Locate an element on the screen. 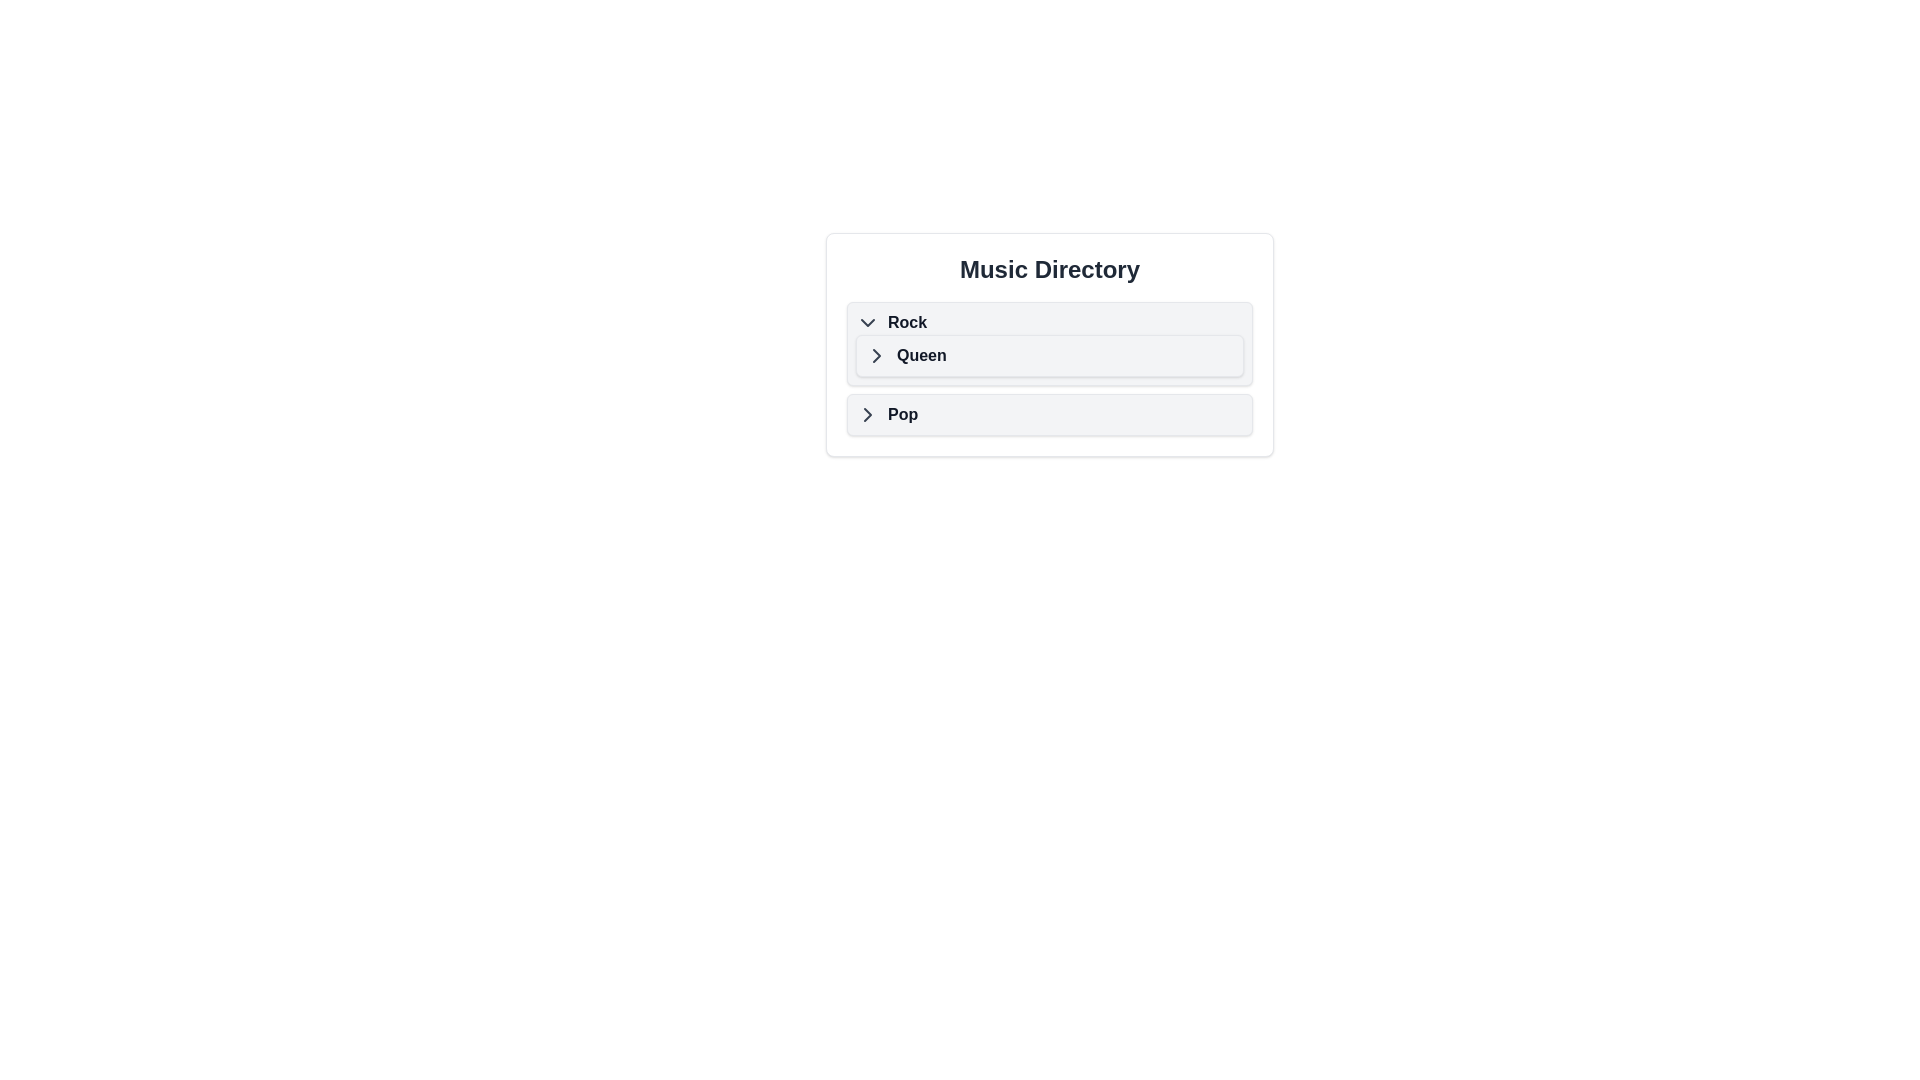 Image resolution: width=1920 pixels, height=1080 pixels. the text label 'Pop' styled in bold dark gray, located at the right side of an arrow icon within a collapsible menu item is located at coordinates (902, 414).